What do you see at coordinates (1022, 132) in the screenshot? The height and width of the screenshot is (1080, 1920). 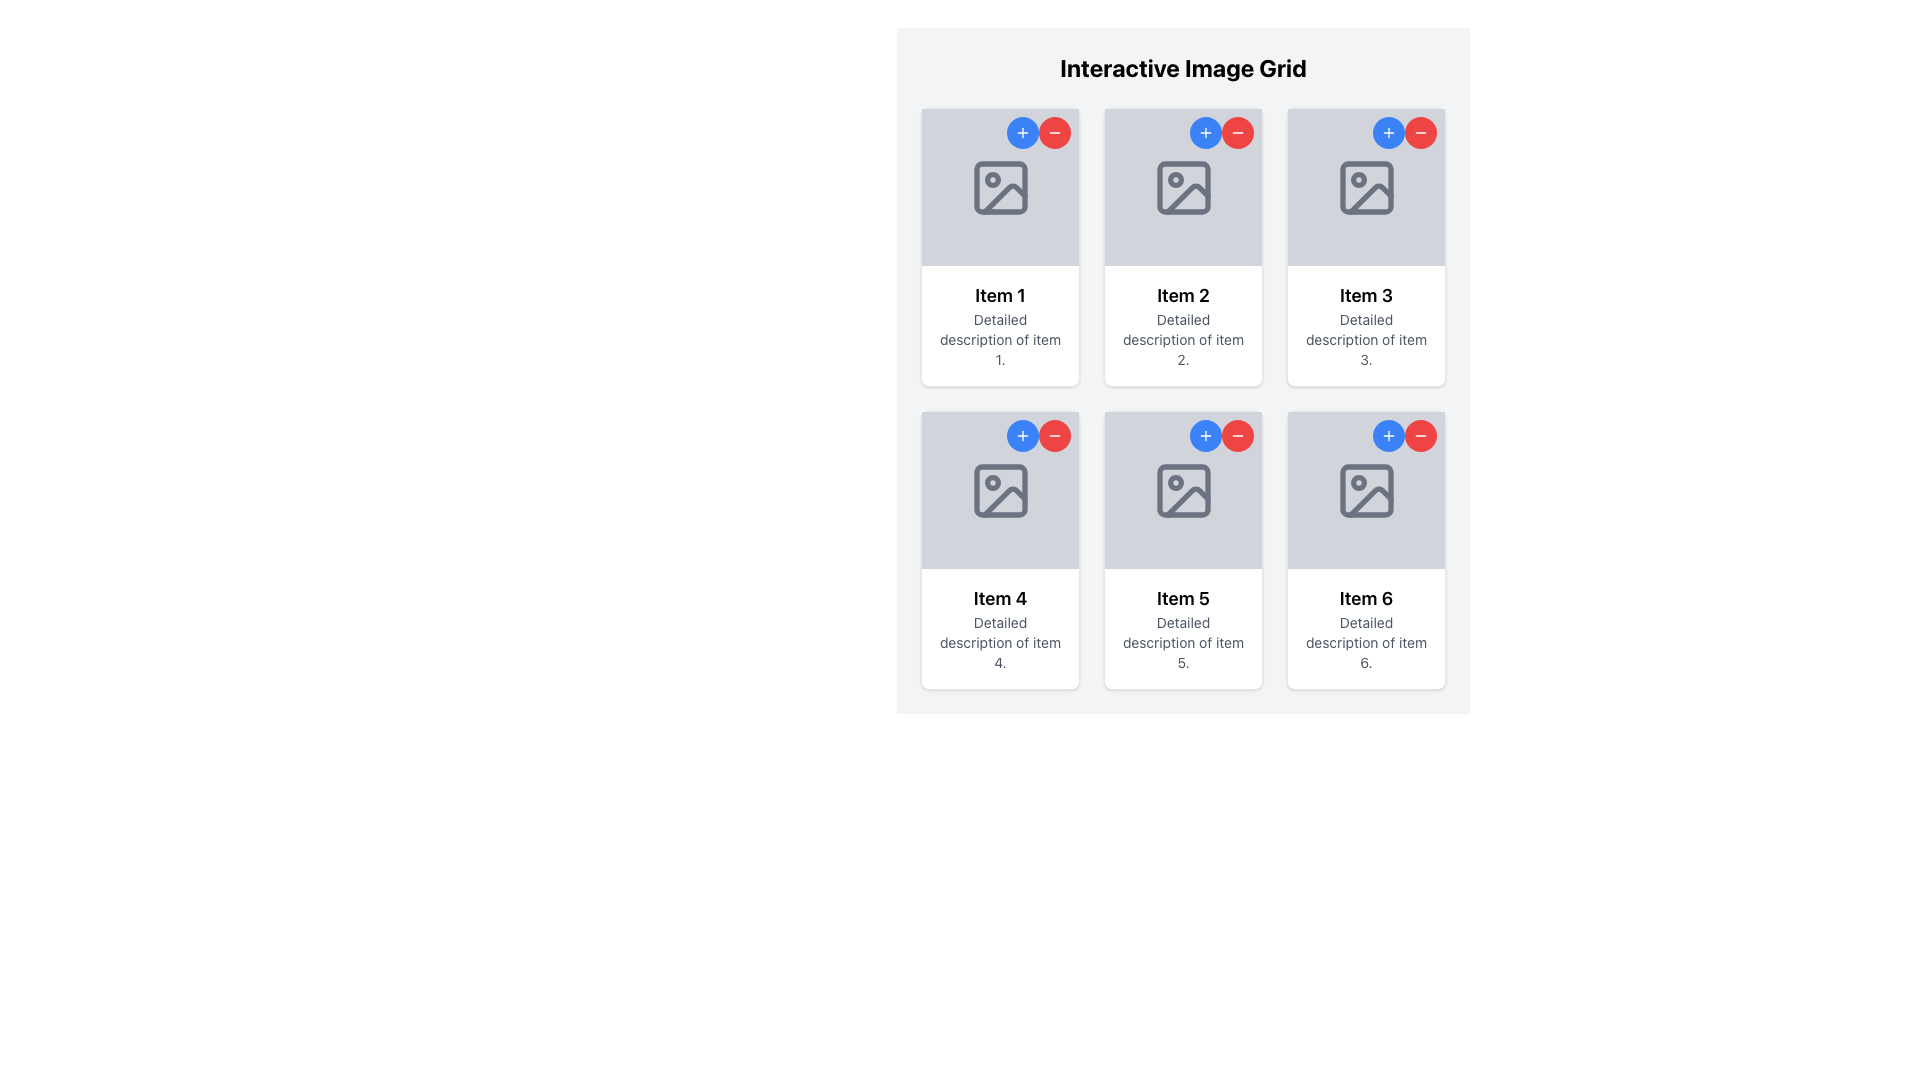 I see `the control button located in the upper-left region of the first item's card` at bounding box center [1022, 132].